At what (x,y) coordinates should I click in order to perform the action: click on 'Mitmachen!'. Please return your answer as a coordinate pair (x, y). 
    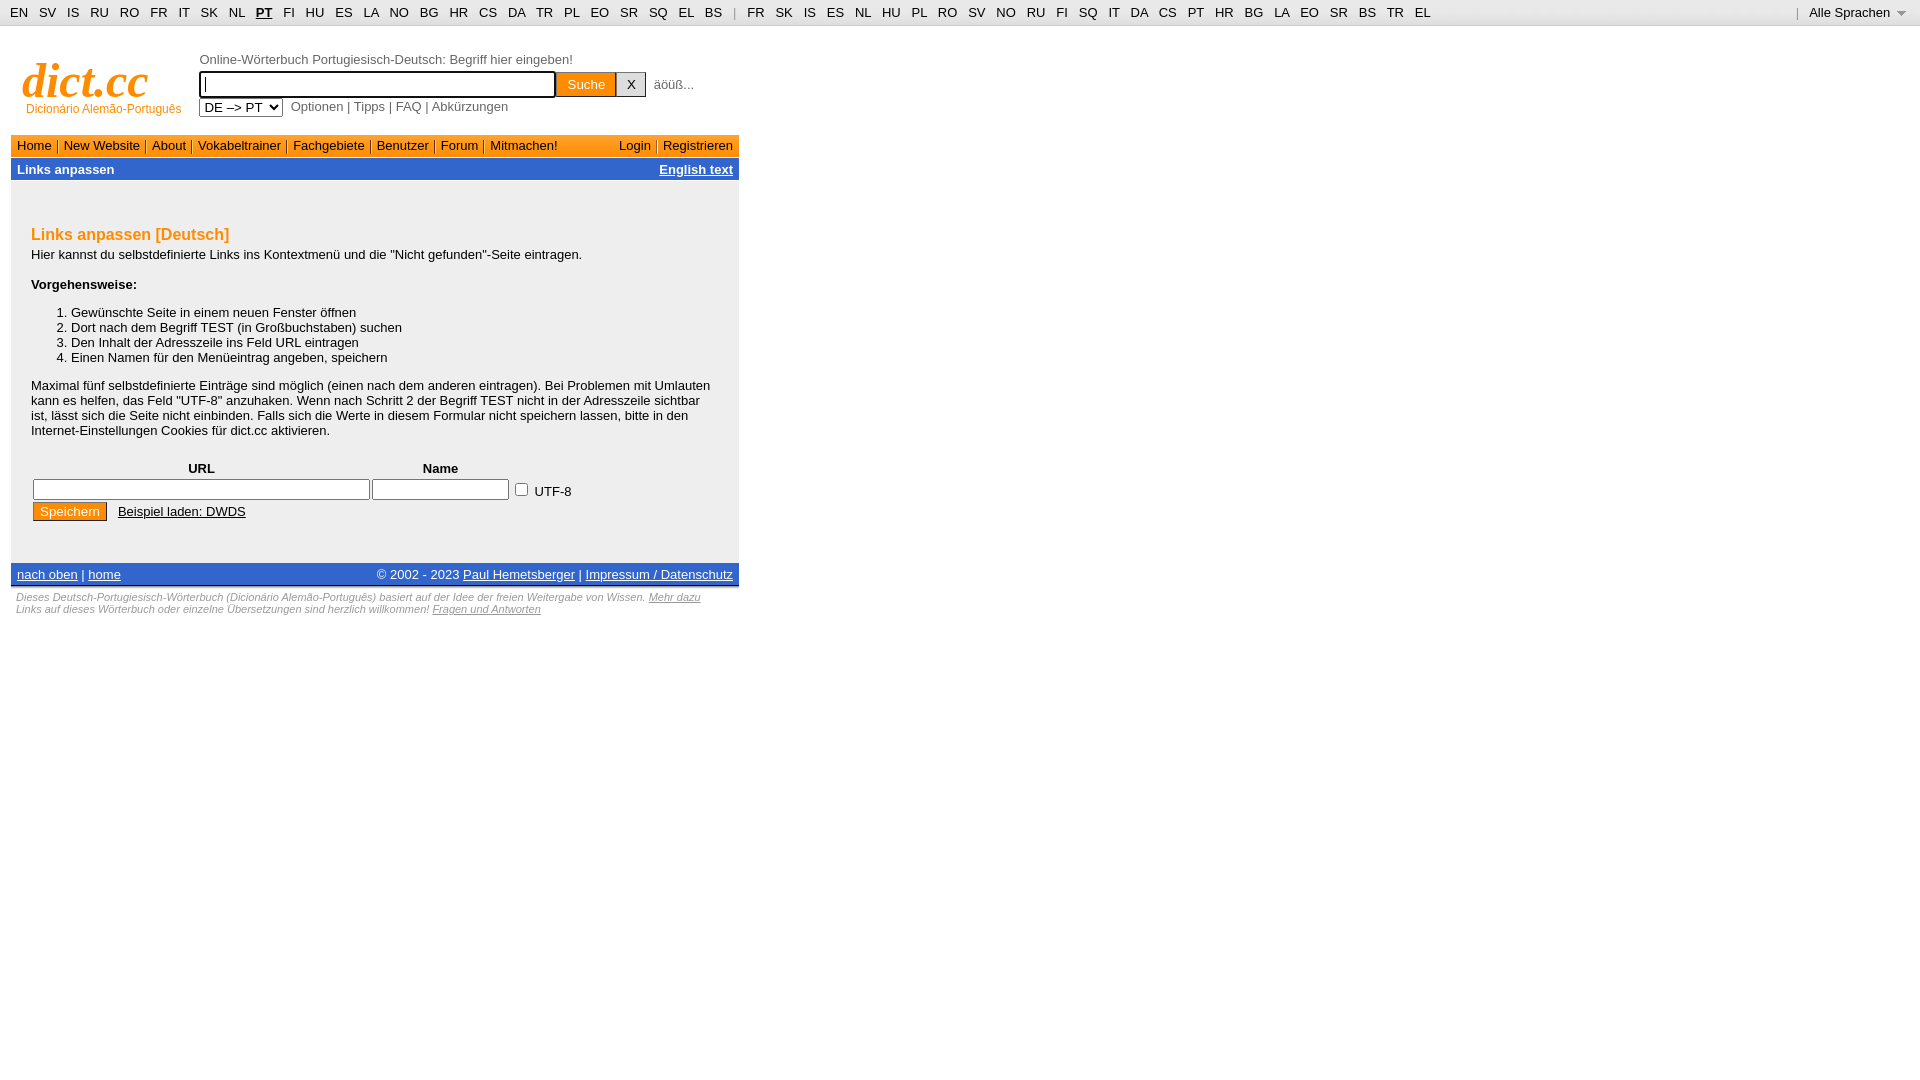
    Looking at the image, I should click on (523, 144).